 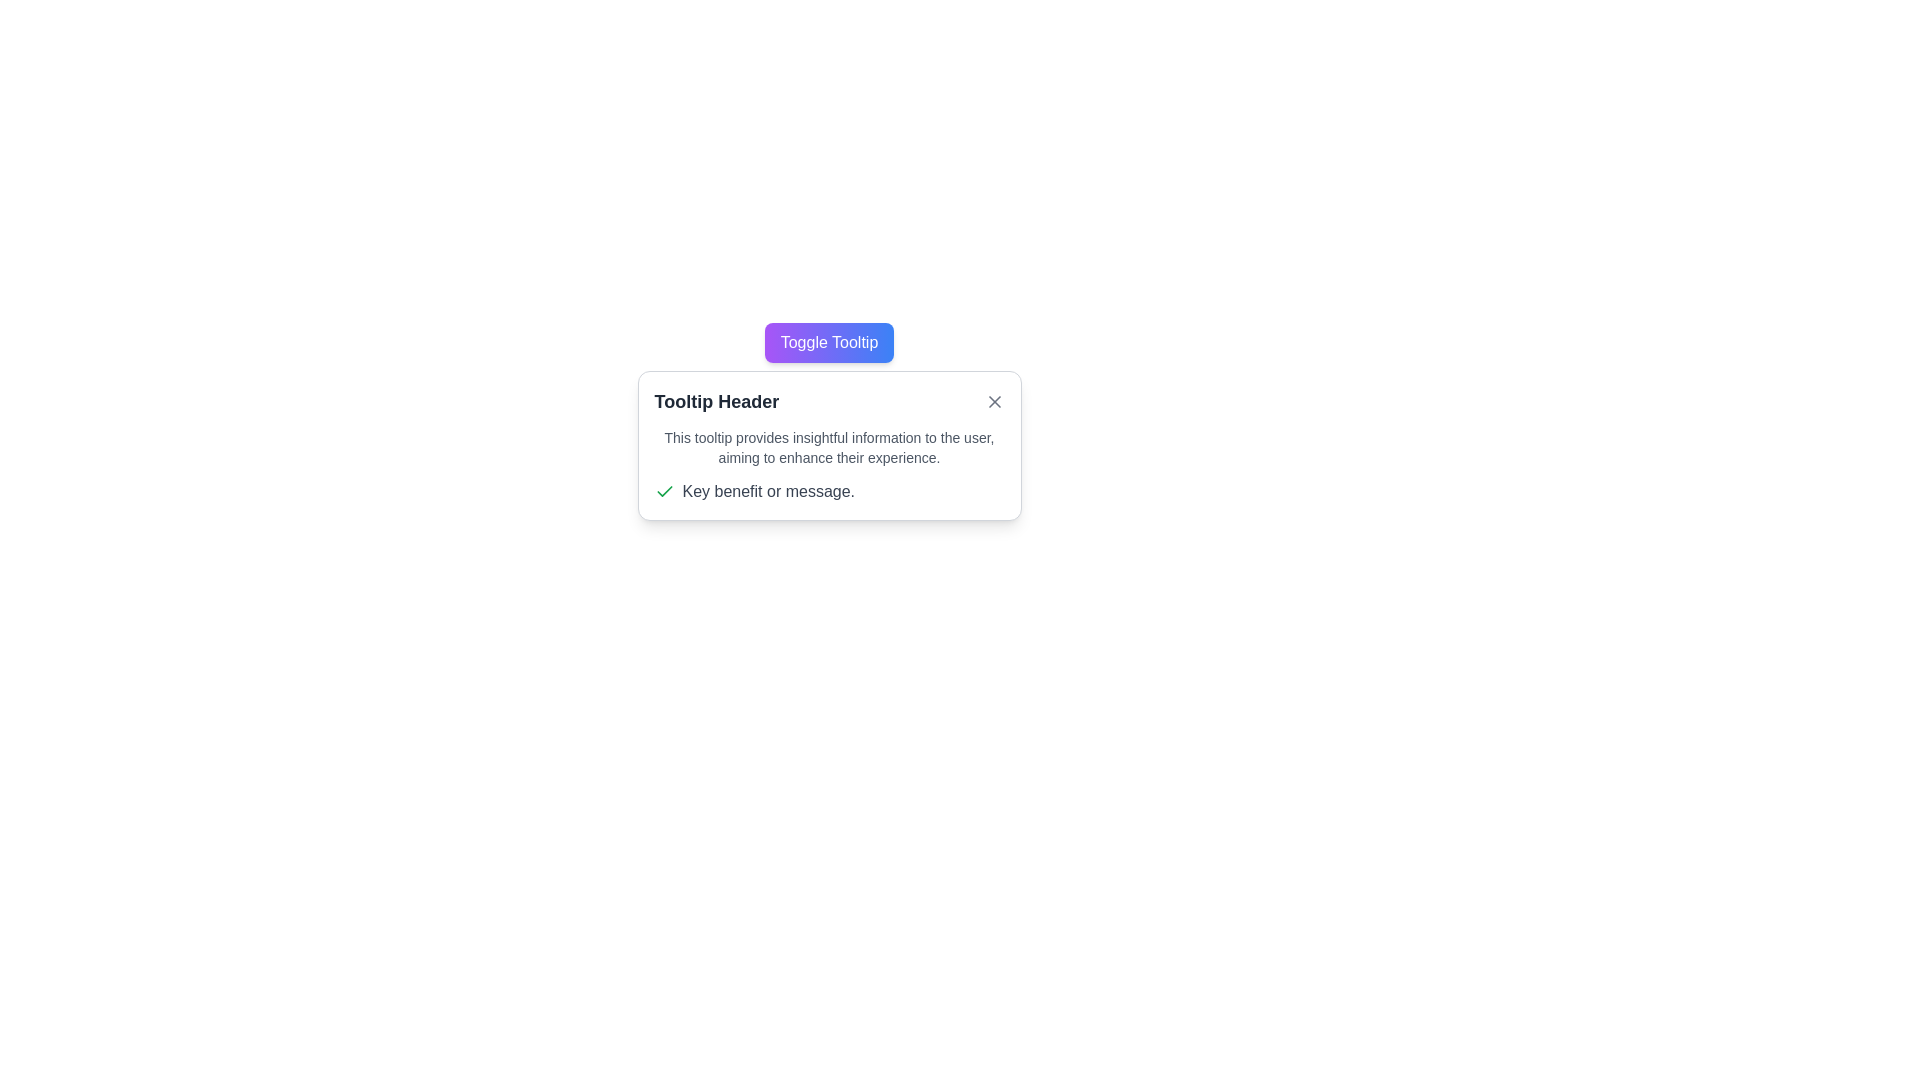 What do you see at coordinates (664, 492) in the screenshot?
I see `the green checkmark icon that symbolizes confirmation, located next to the text 'Key benefit or message.' in the tooltip section` at bounding box center [664, 492].